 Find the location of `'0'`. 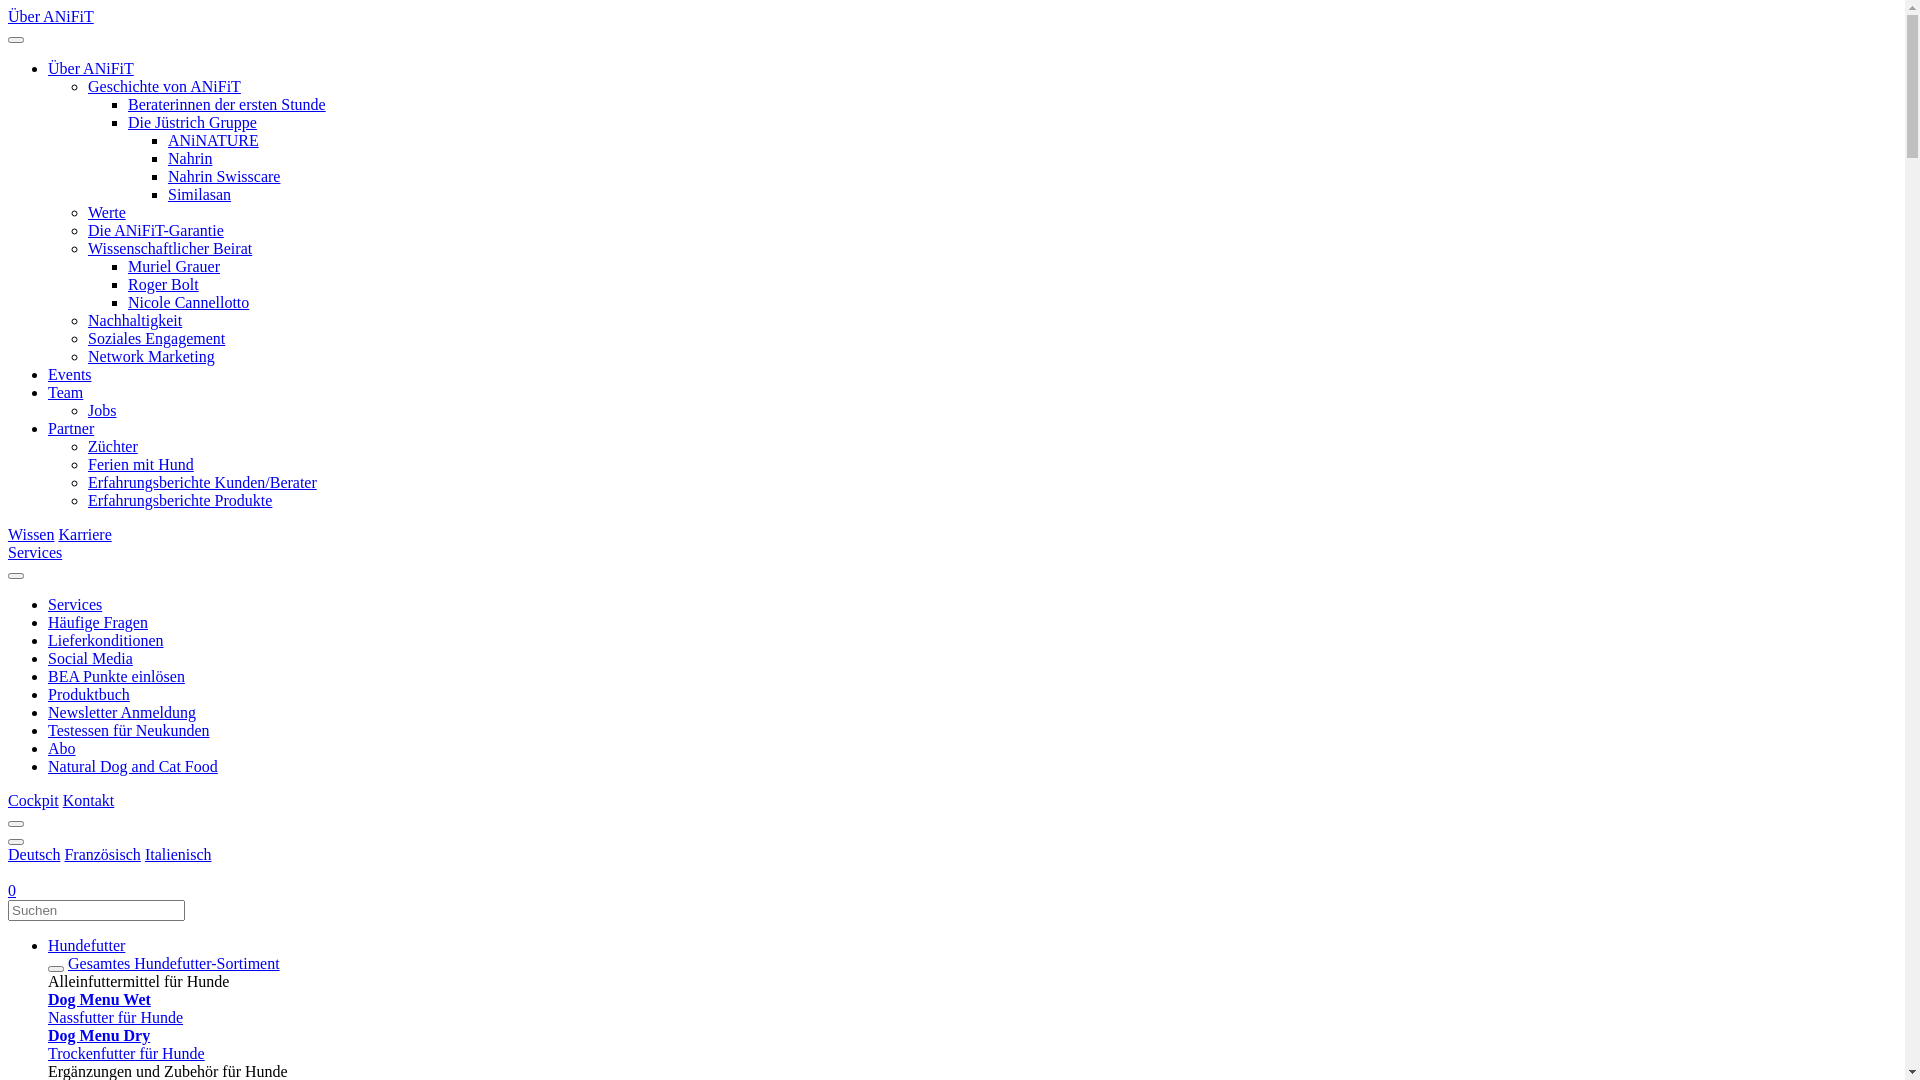

'0' is located at coordinates (12, 889).